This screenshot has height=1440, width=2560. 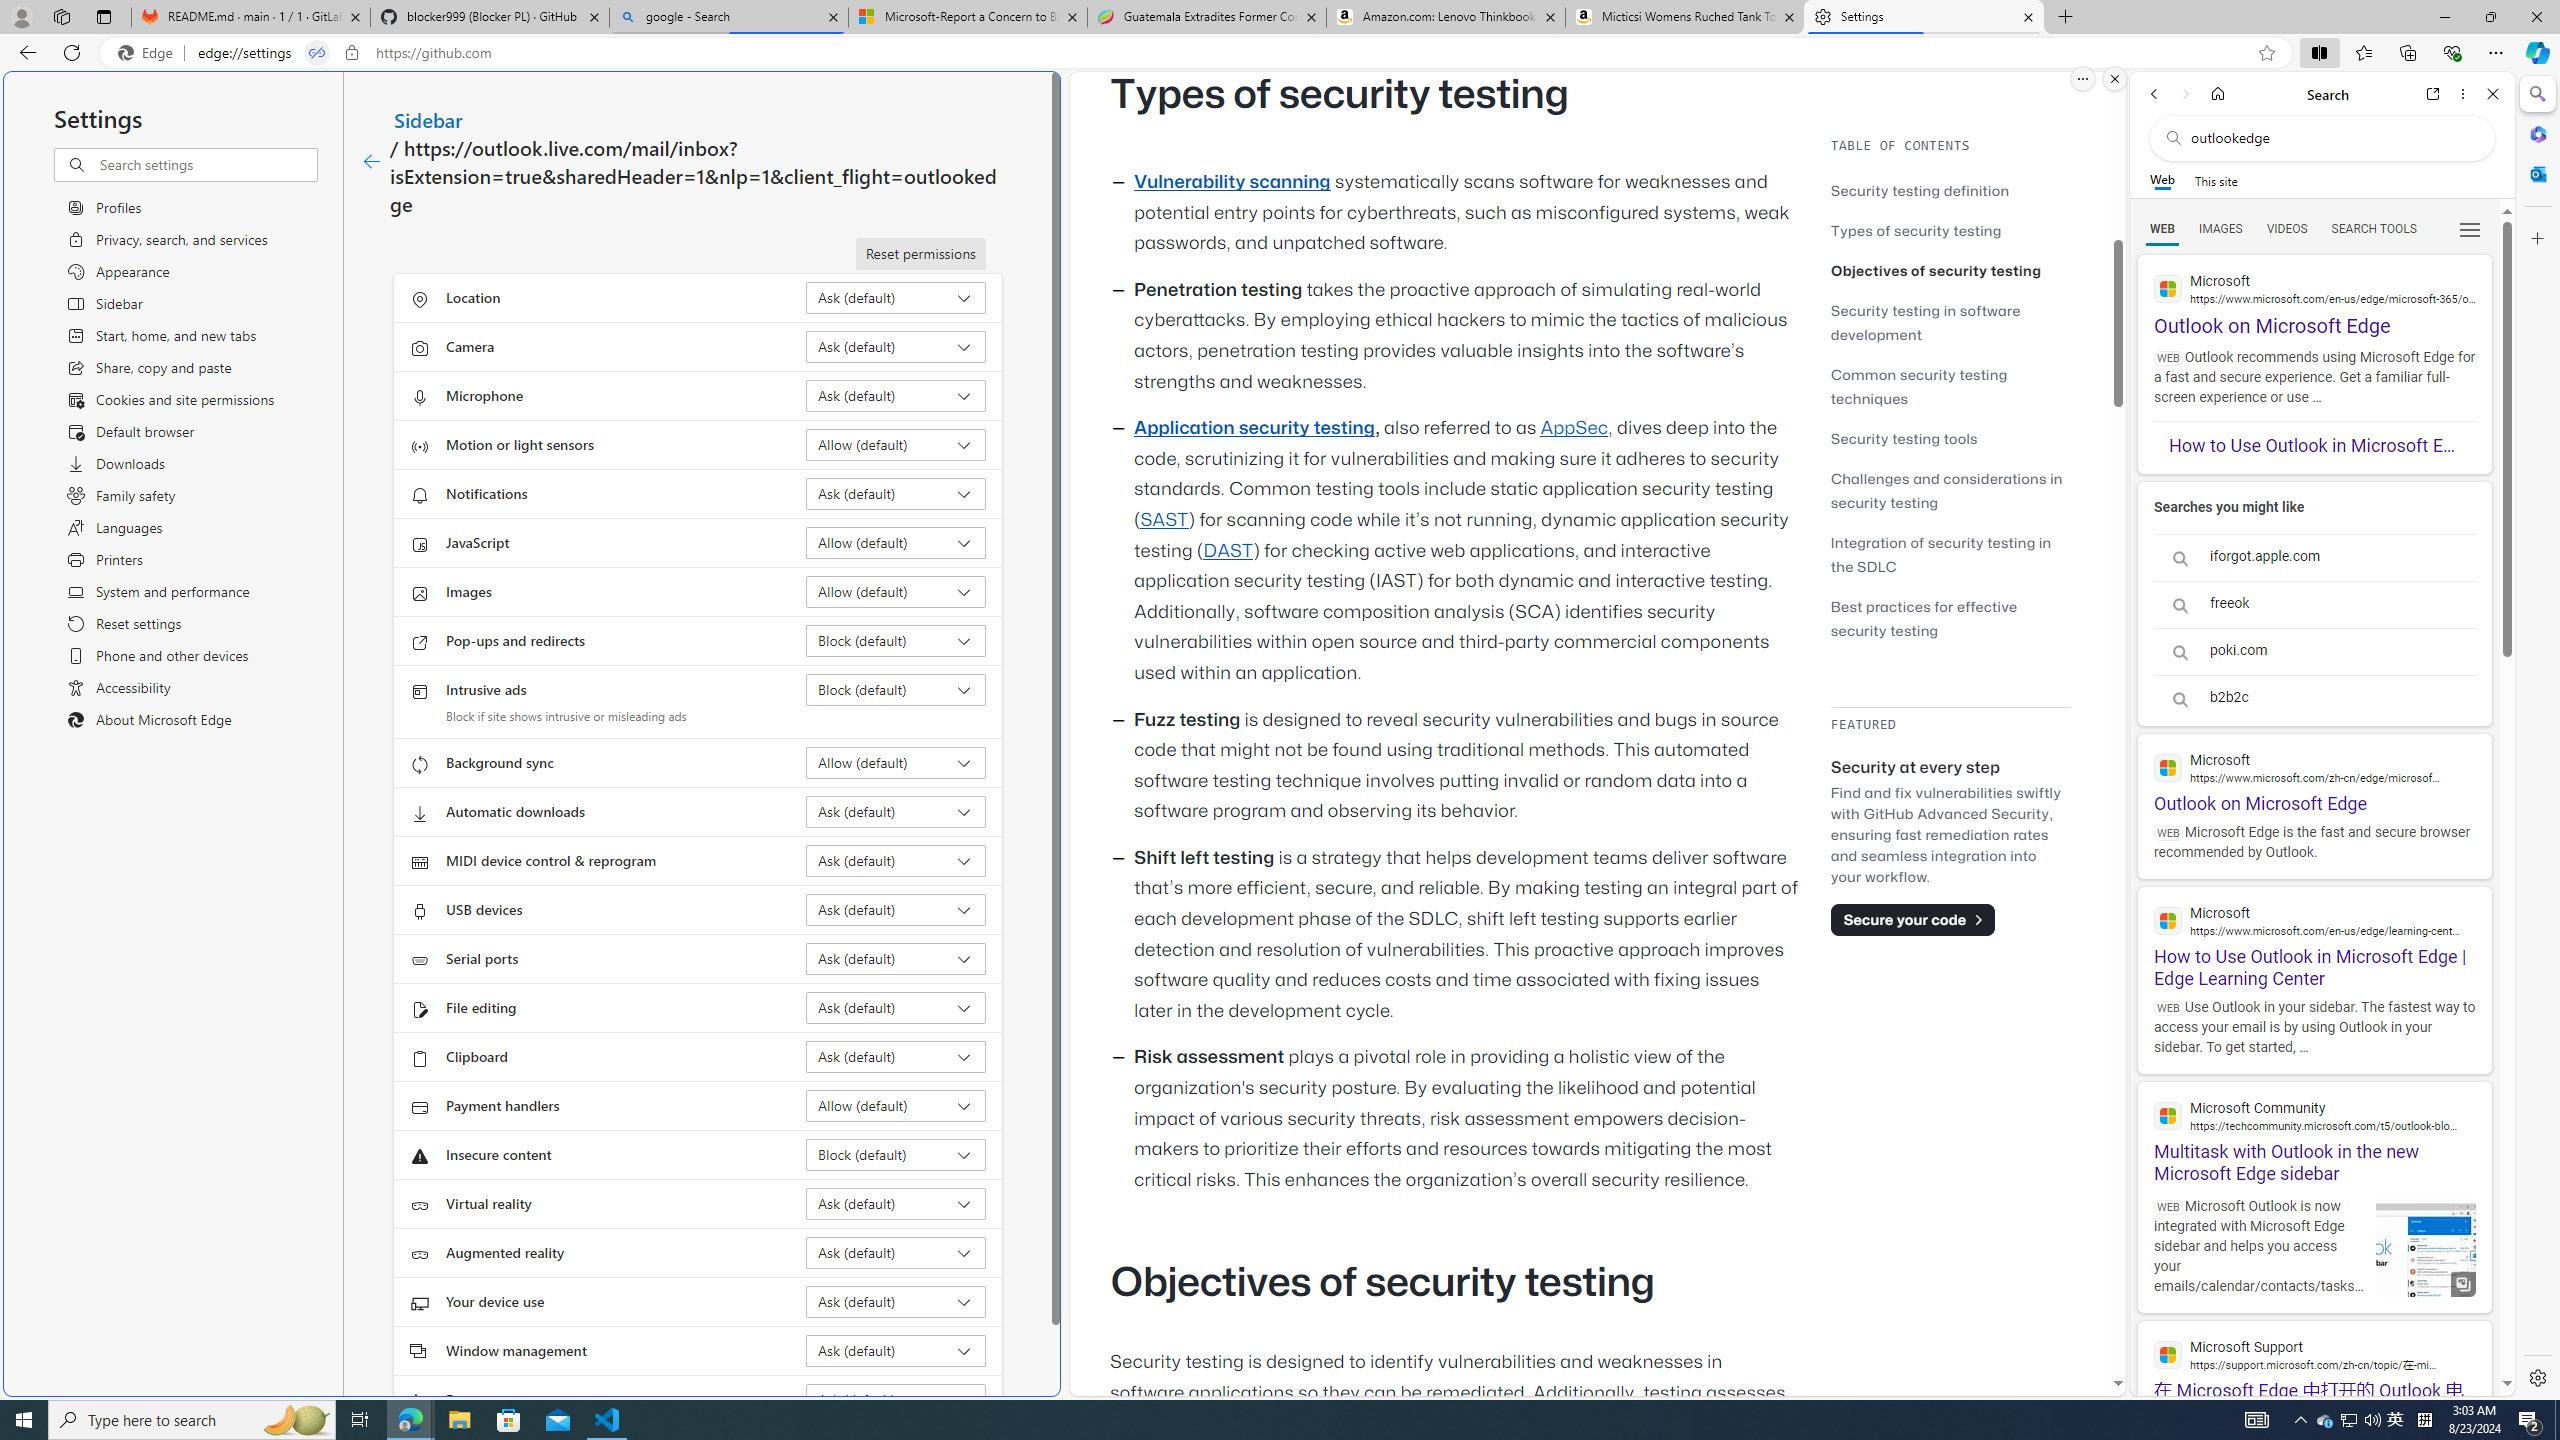 I want to click on 'Virtual reality Ask (default)', so click(x=896, y=1202).